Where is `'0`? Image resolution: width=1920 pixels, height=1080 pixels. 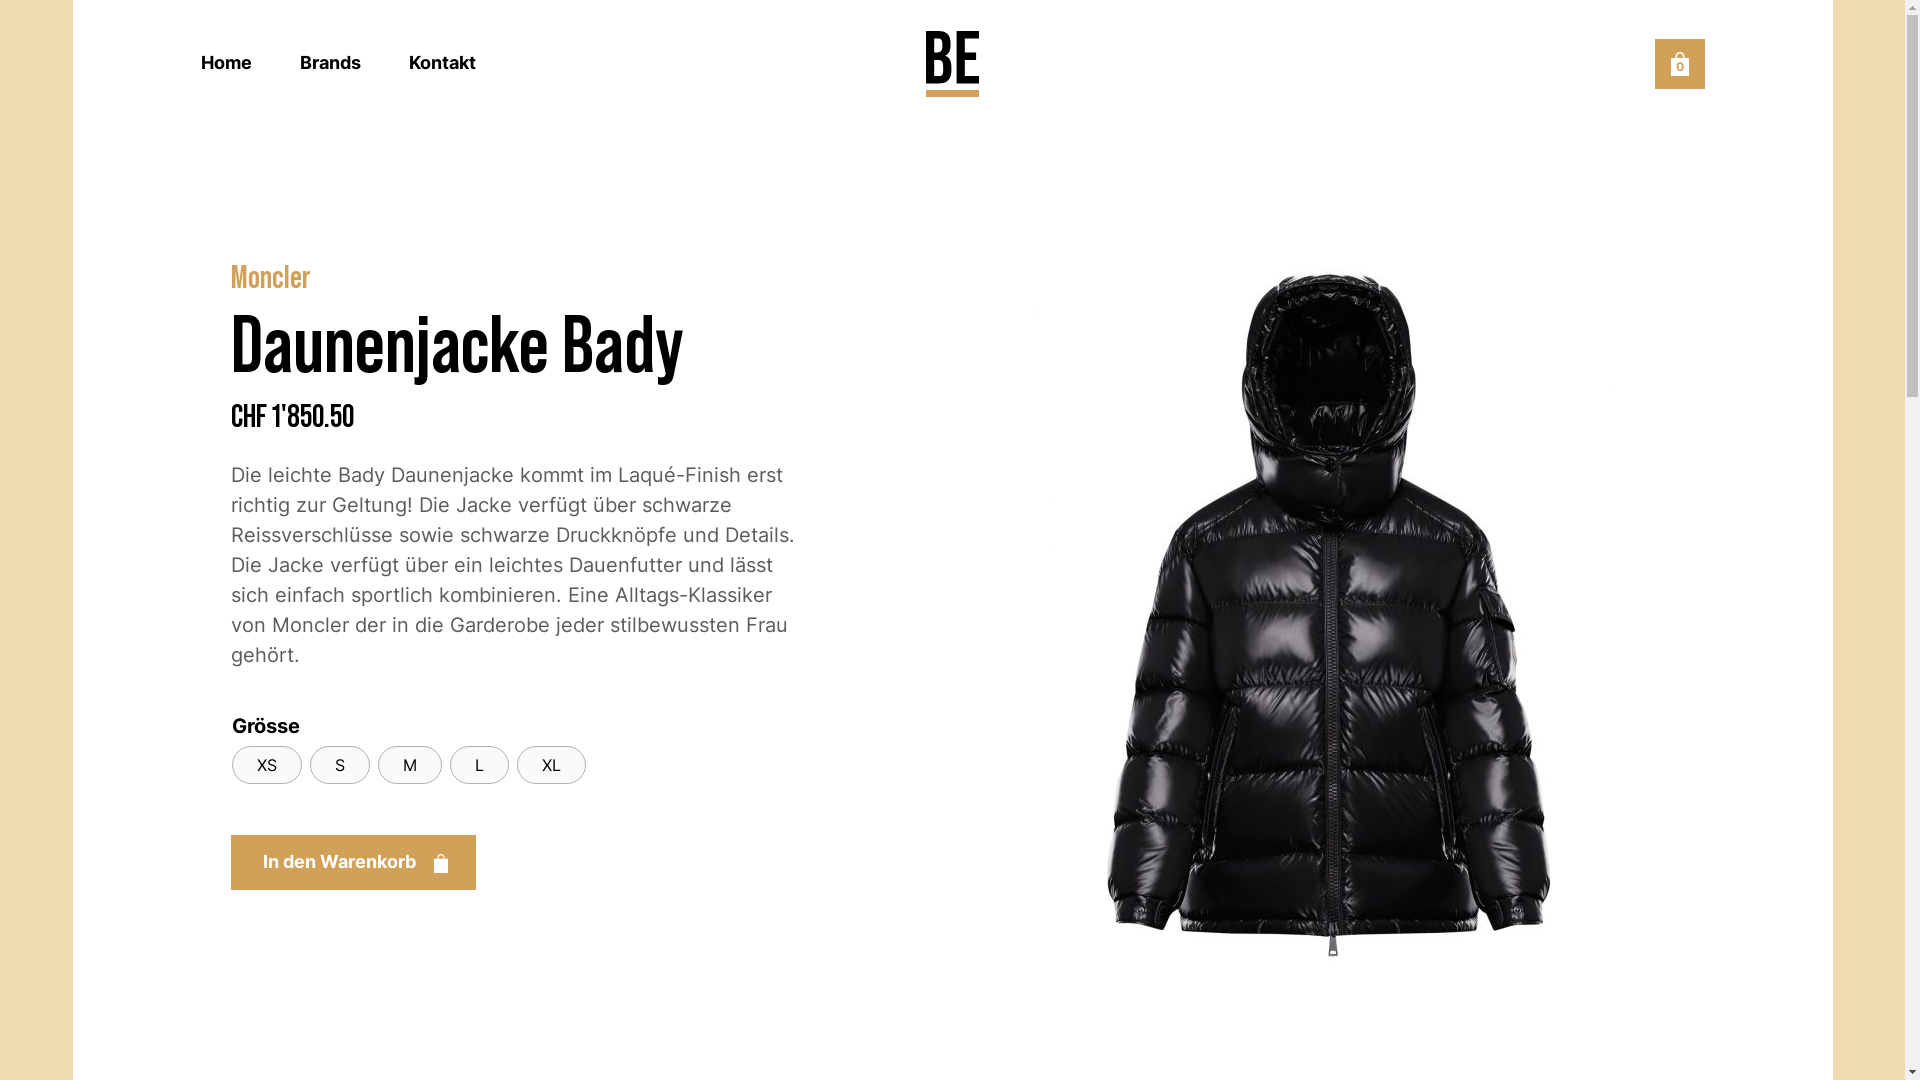
'0 is located at coordinates (1679, 63).